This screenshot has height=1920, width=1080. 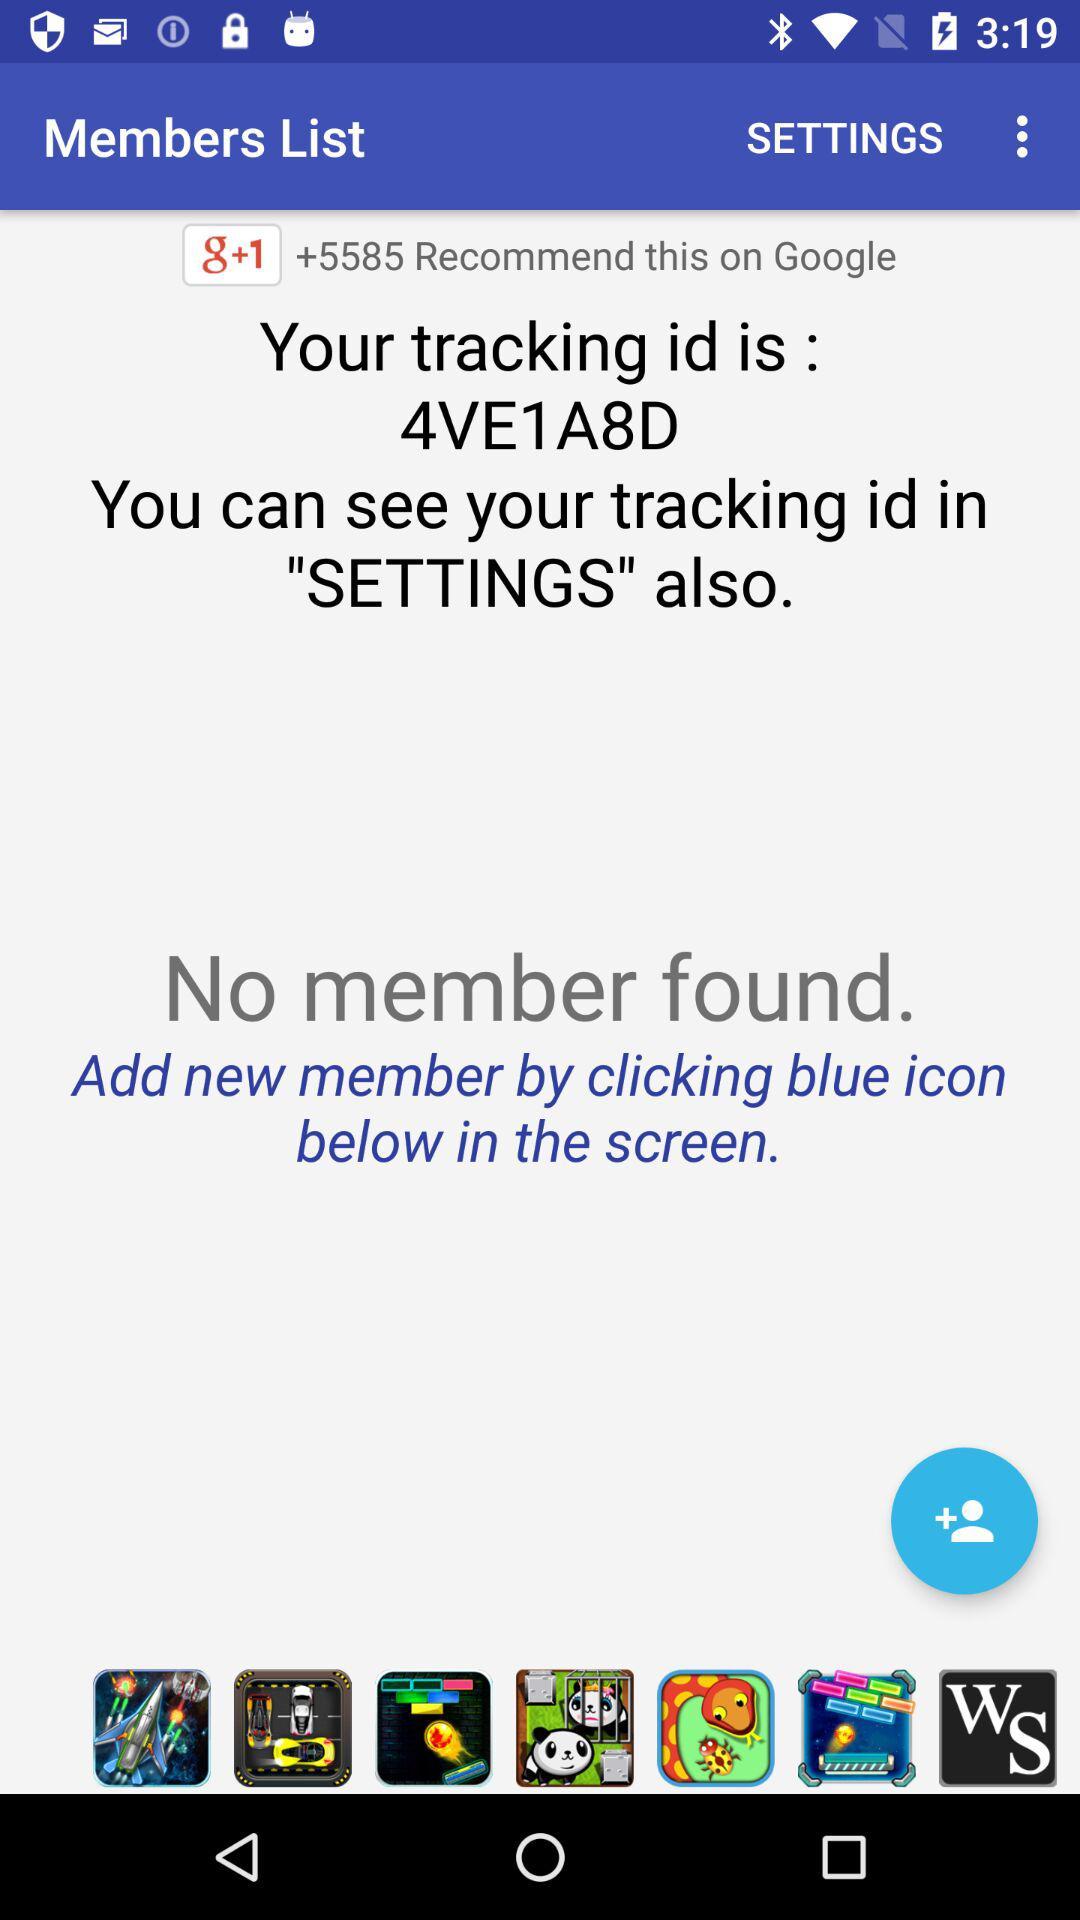 I want to click on the follow icon, so click(x=963, y=1520).